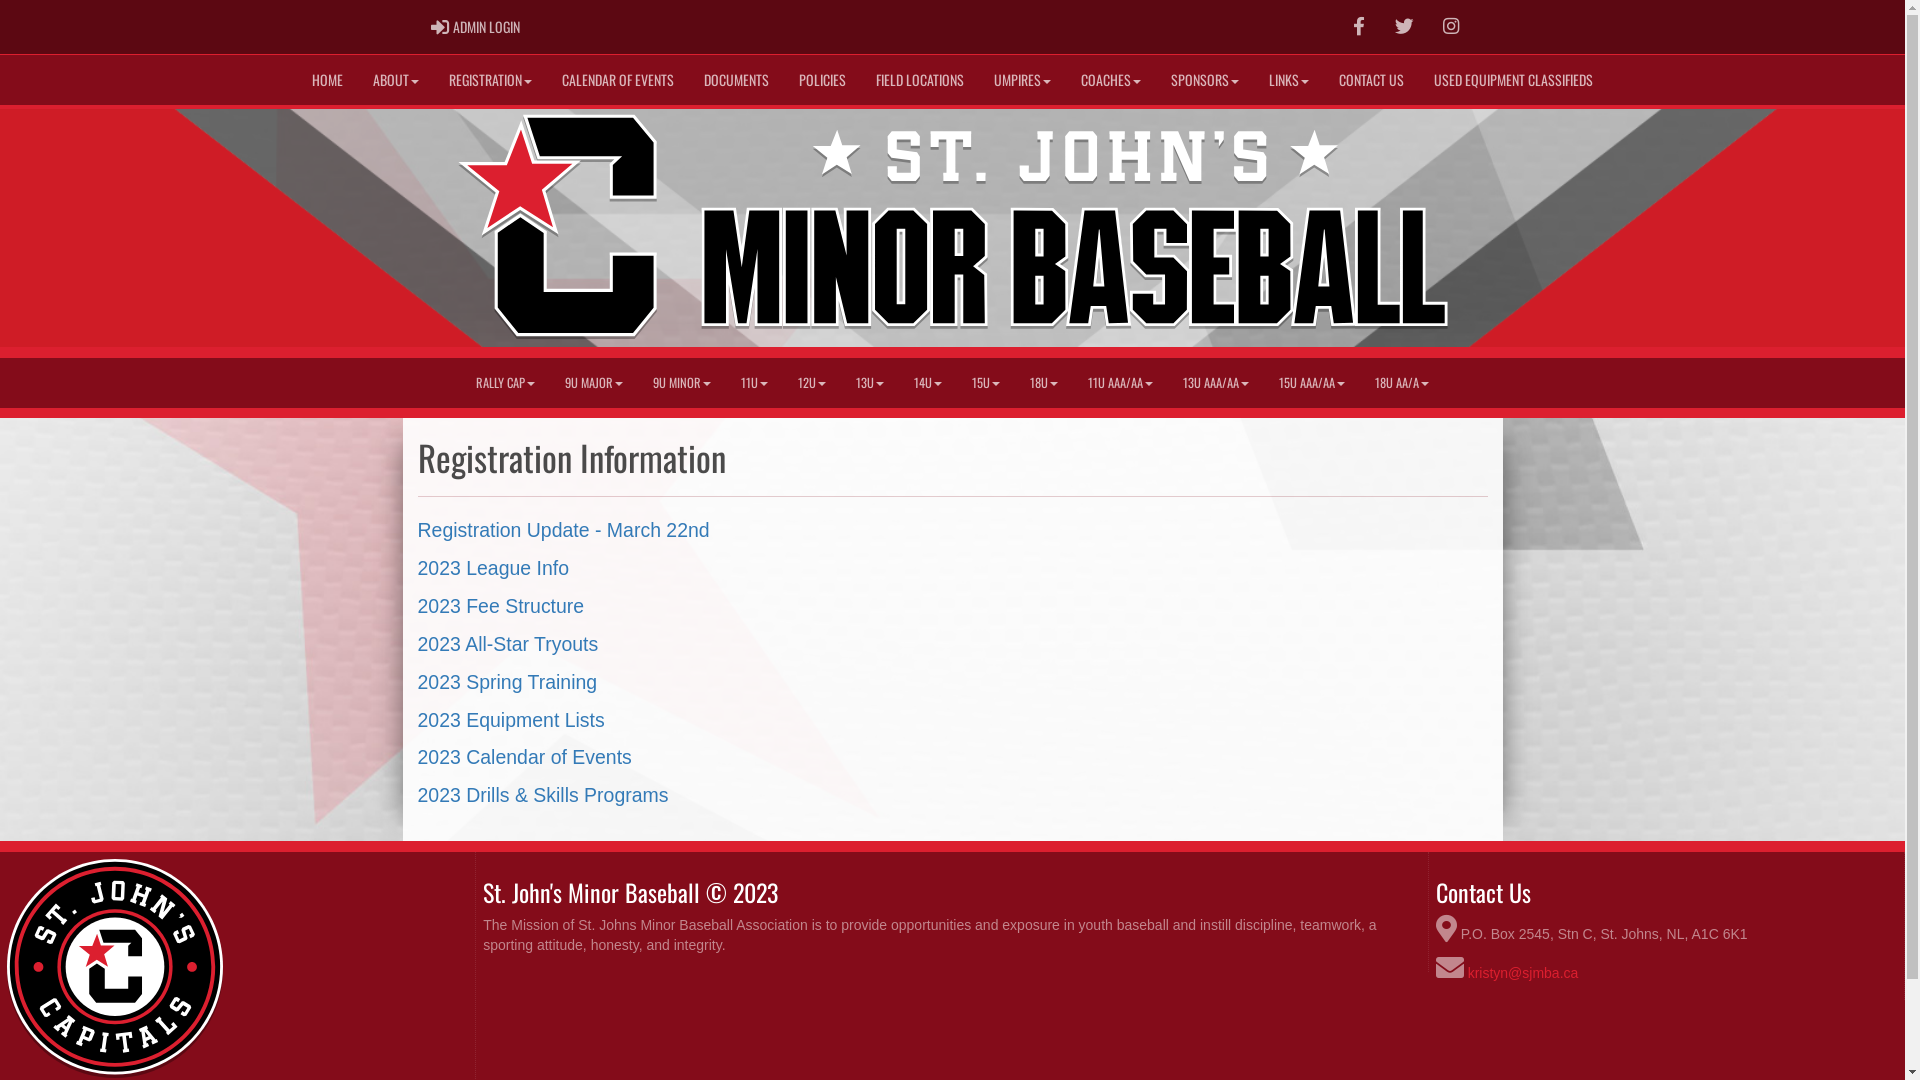  Describe the element at coordinates (1450, 26) in the screenshot. I see `'instagram'` at that location.